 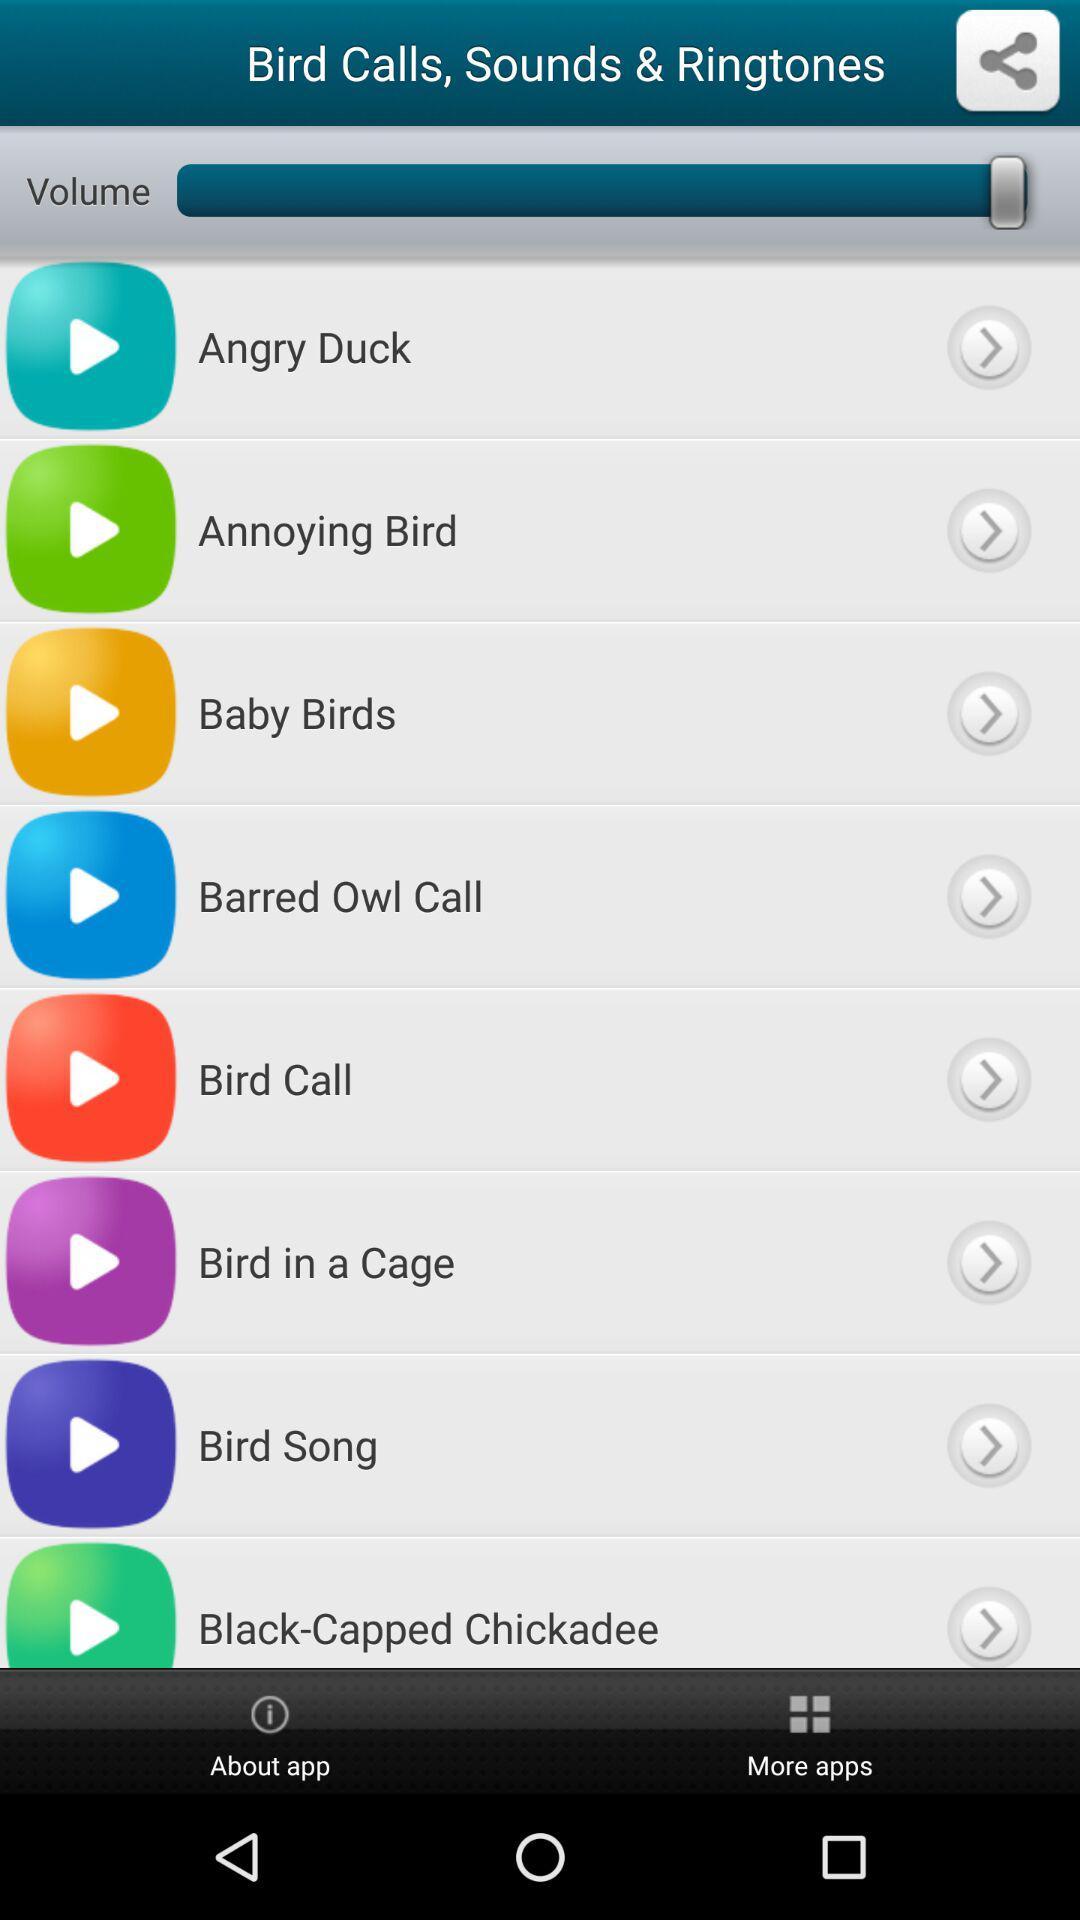 I want to click on sound or ringtone, so click(x=987, y=1077).